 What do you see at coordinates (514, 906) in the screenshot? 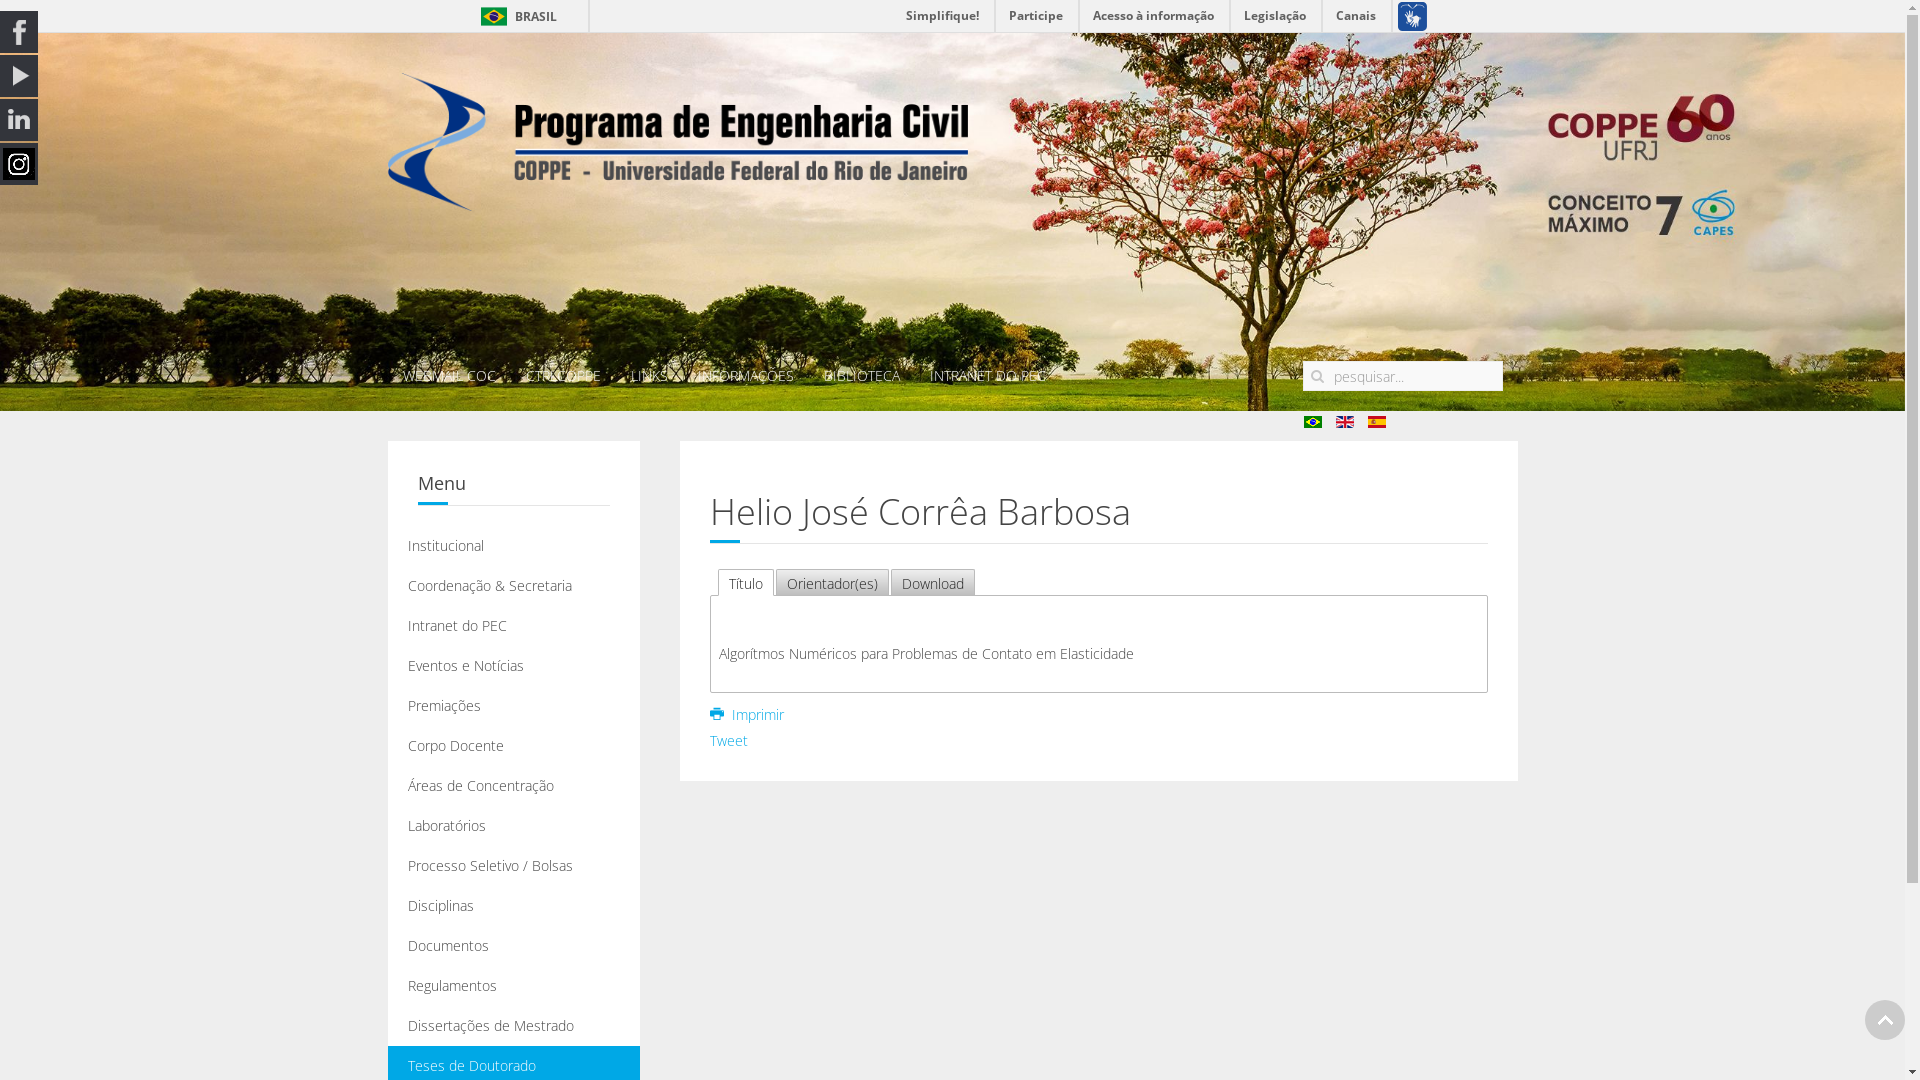
I see `'Disciplinas'` at bounding box center [514, 906].